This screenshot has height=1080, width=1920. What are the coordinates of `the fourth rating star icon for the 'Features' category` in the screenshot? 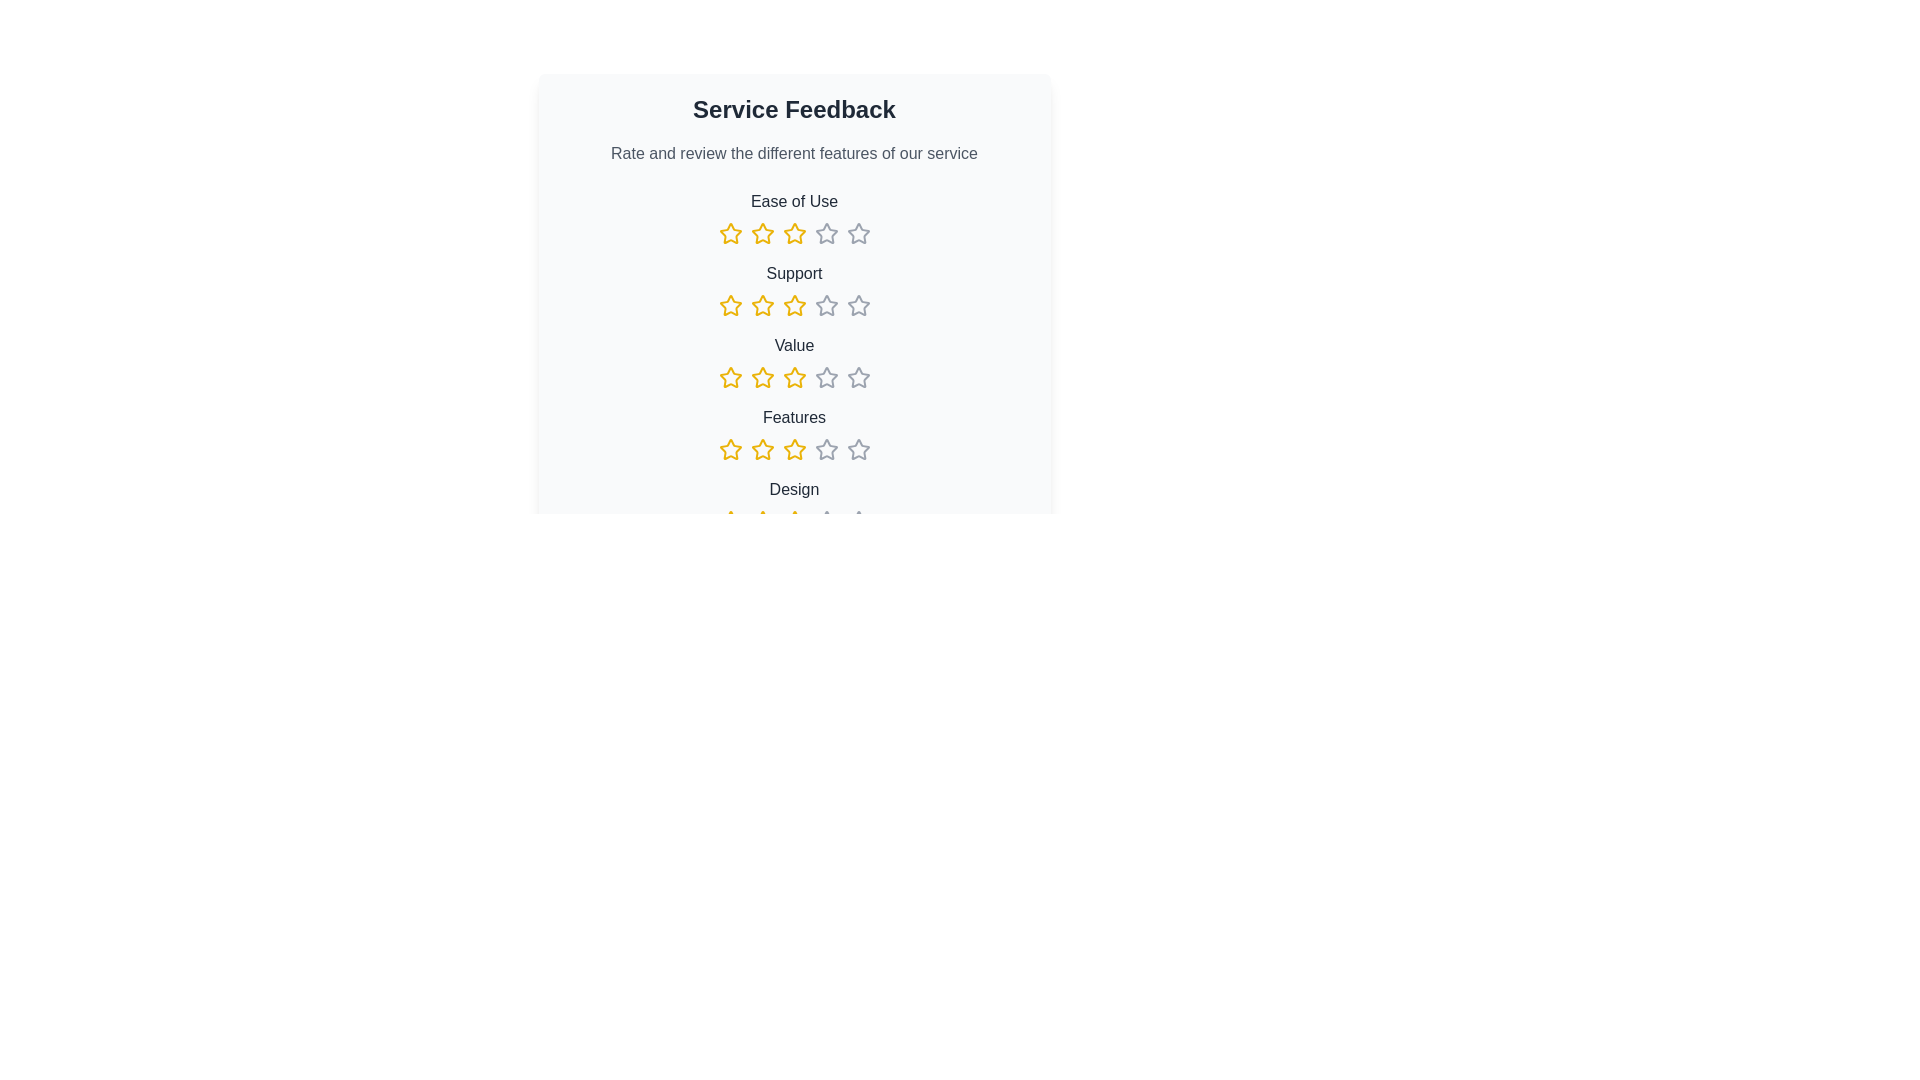 It's located at (826, 448).